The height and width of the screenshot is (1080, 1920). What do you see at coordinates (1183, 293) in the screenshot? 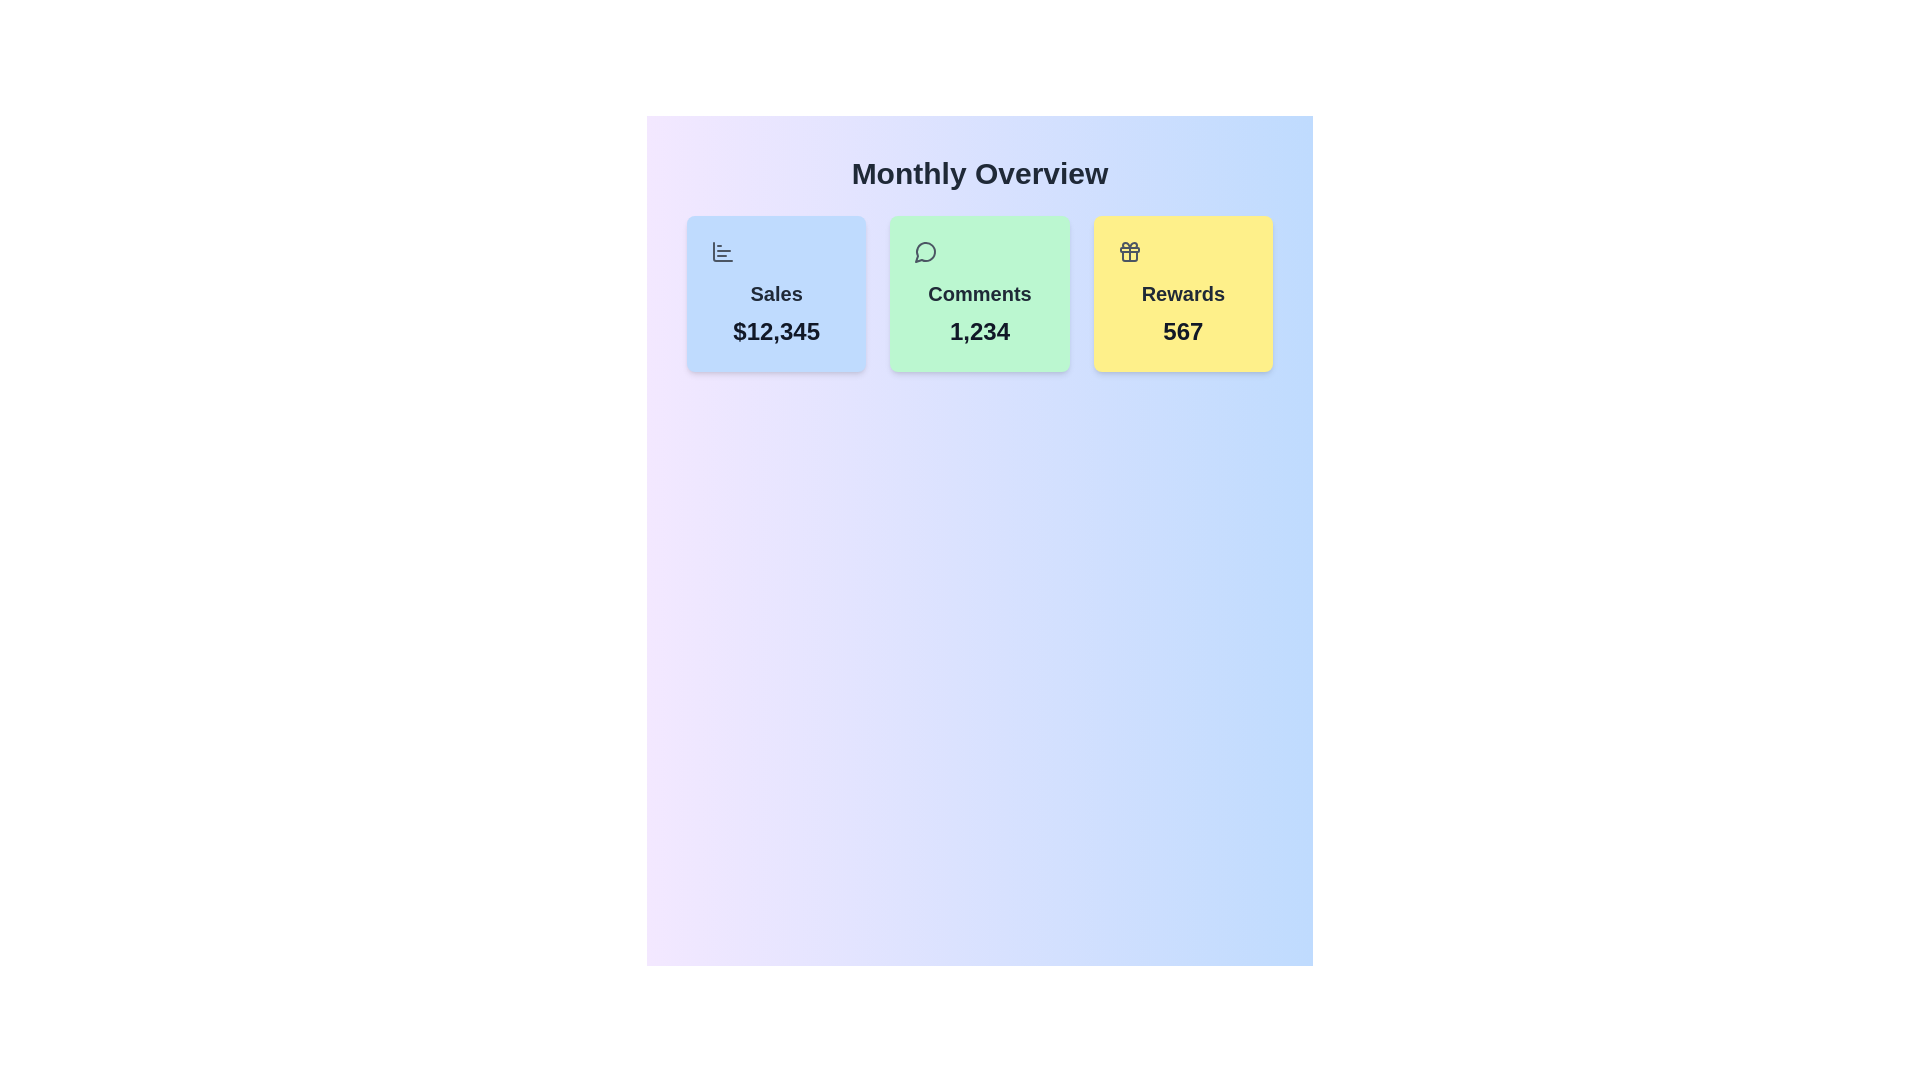
I see `and interpret the numeric summary displayed as '567' under the 'Rewards' text in the rightmost informational card of the three-card grid layout` at bounding box center [1183, 293].